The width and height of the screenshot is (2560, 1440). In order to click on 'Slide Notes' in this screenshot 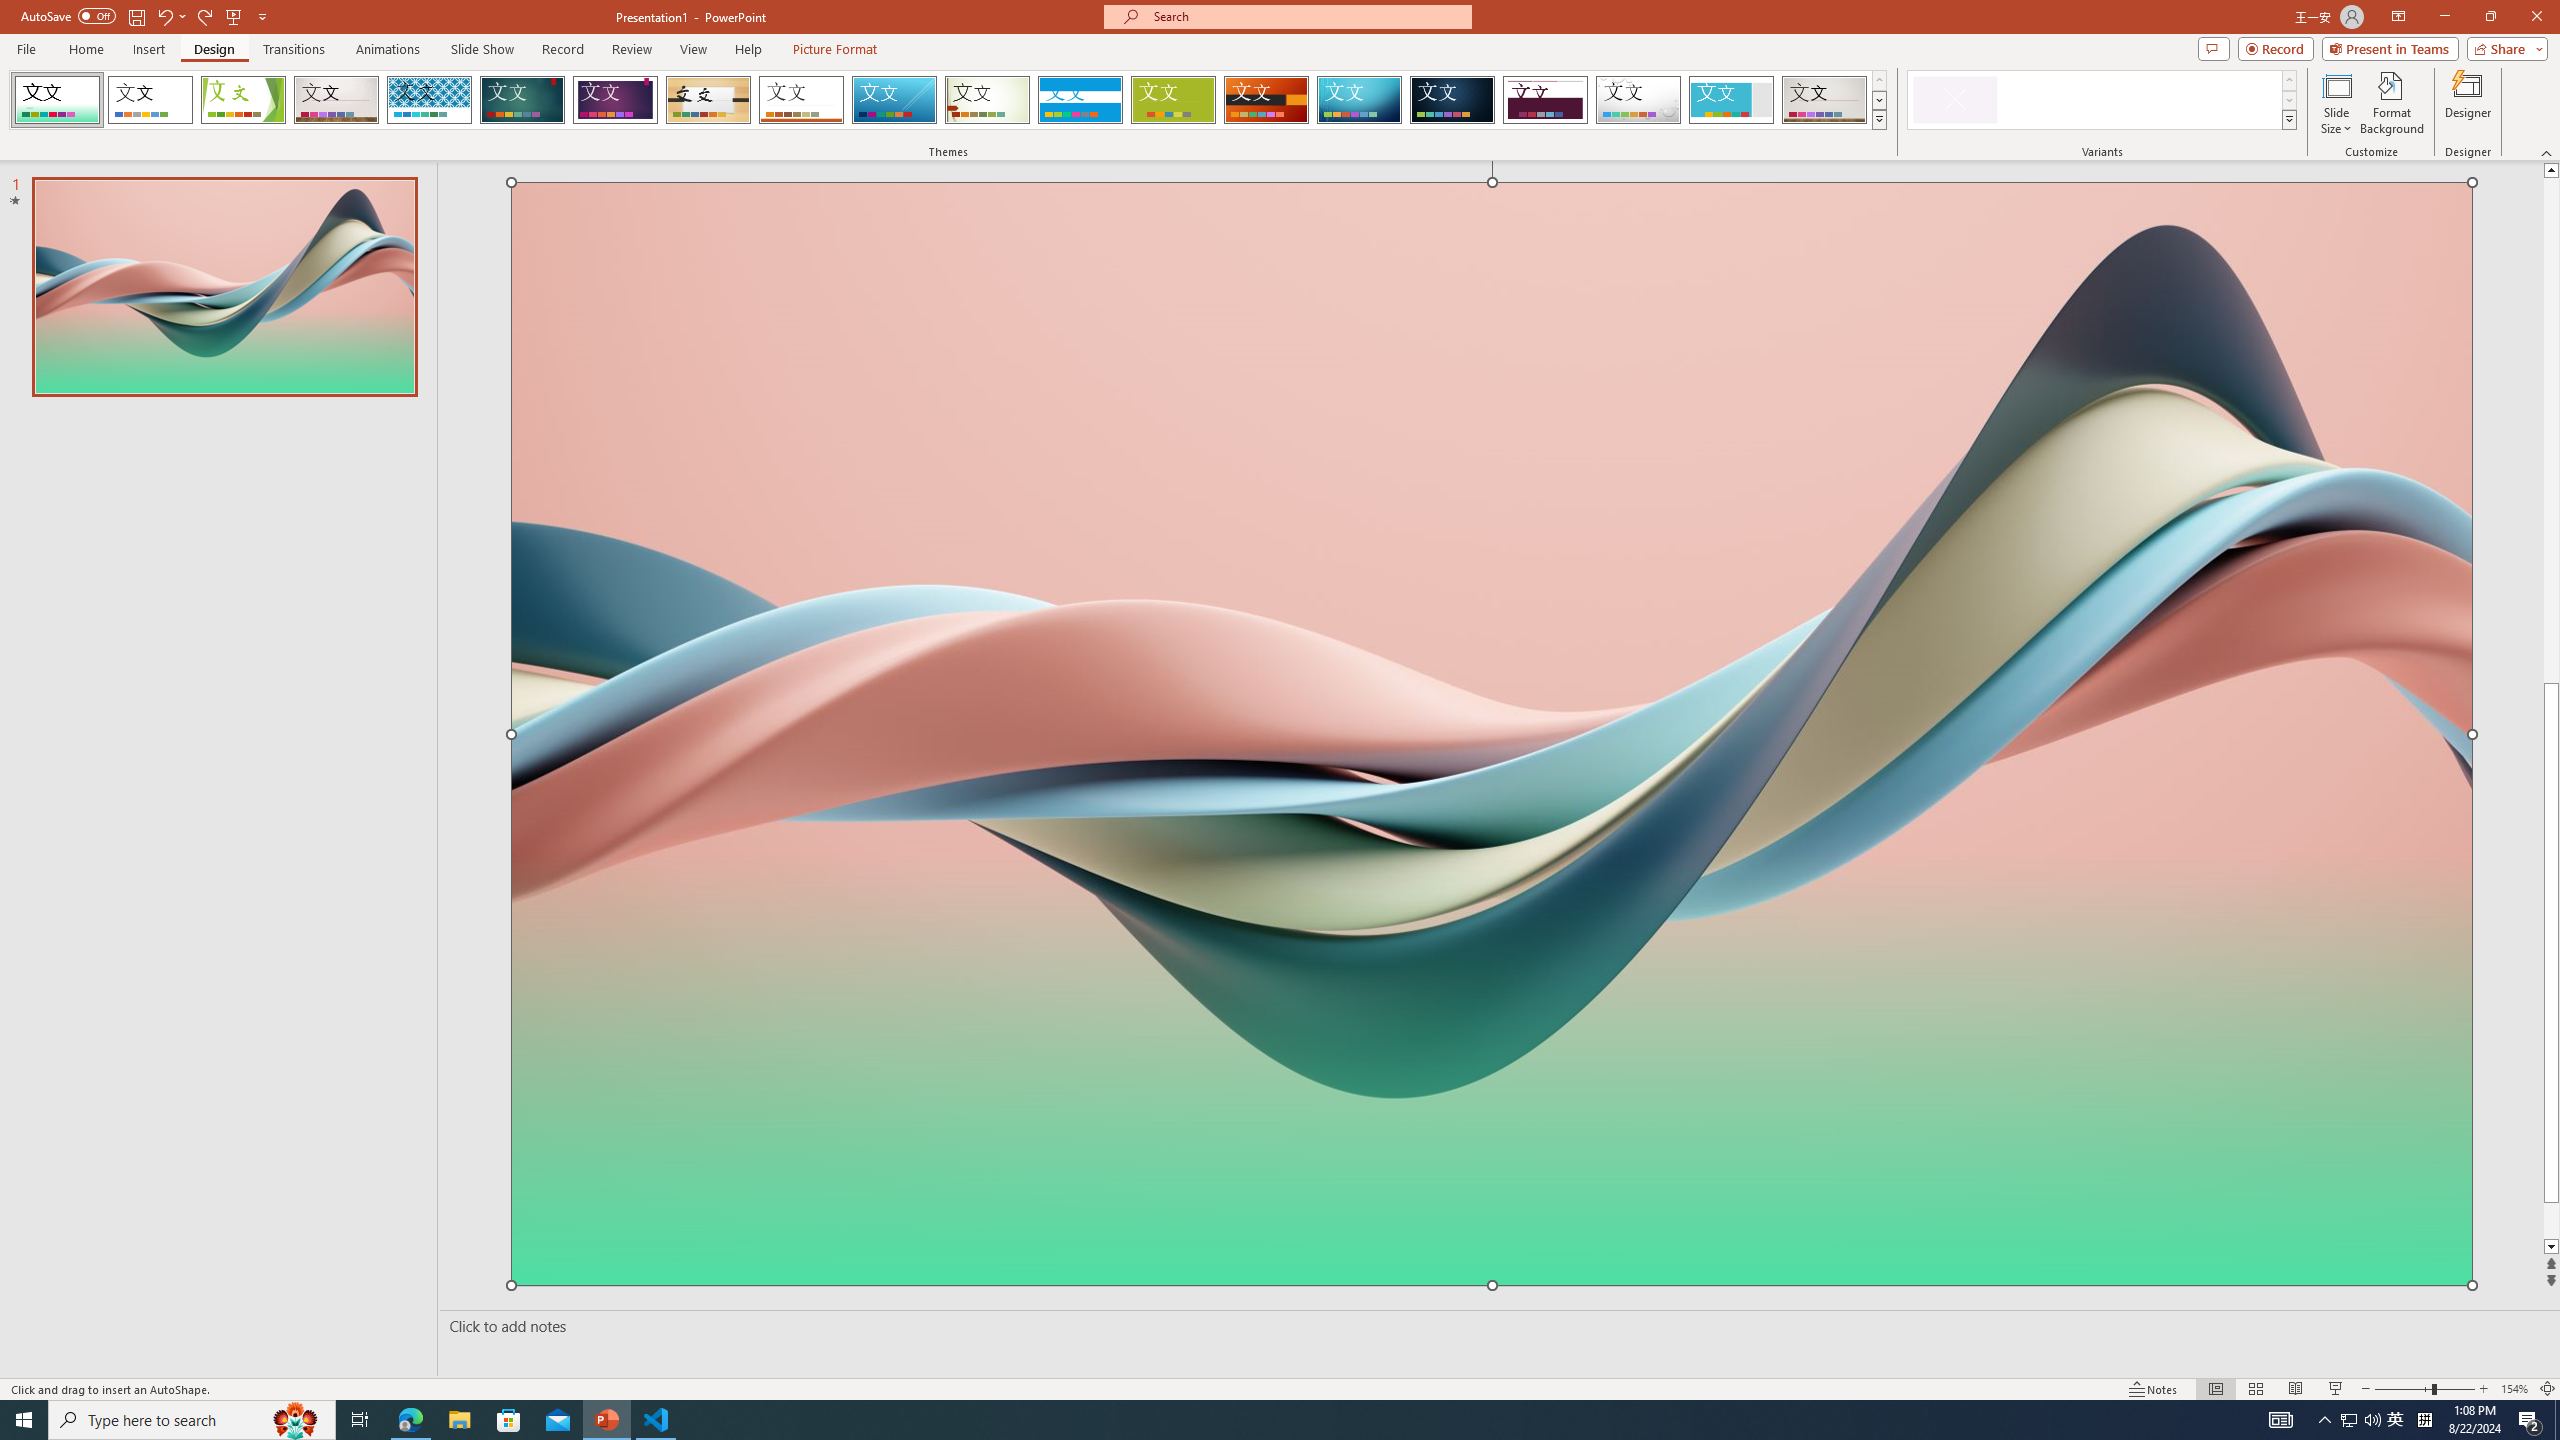, I will do `click(1495, 1325)`.